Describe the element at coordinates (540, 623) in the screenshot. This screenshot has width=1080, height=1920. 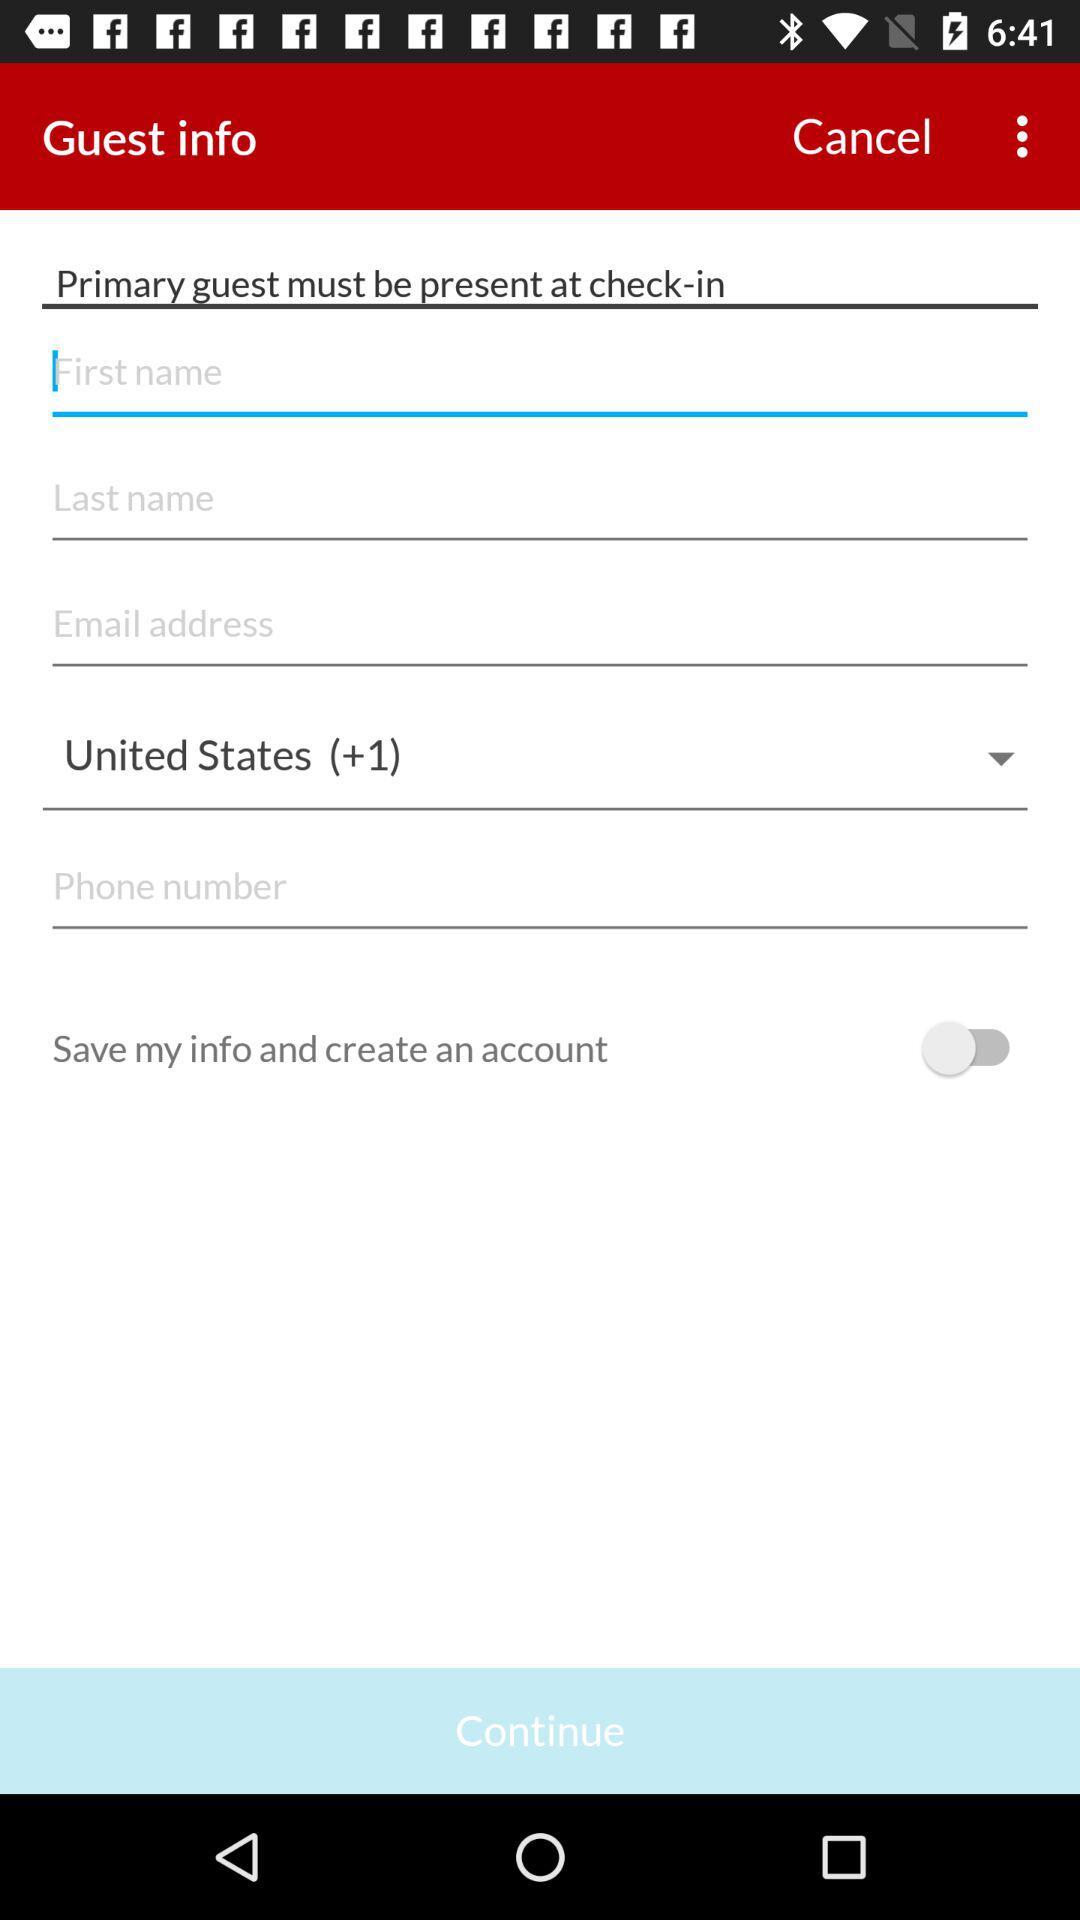
I see `email address` at that location.